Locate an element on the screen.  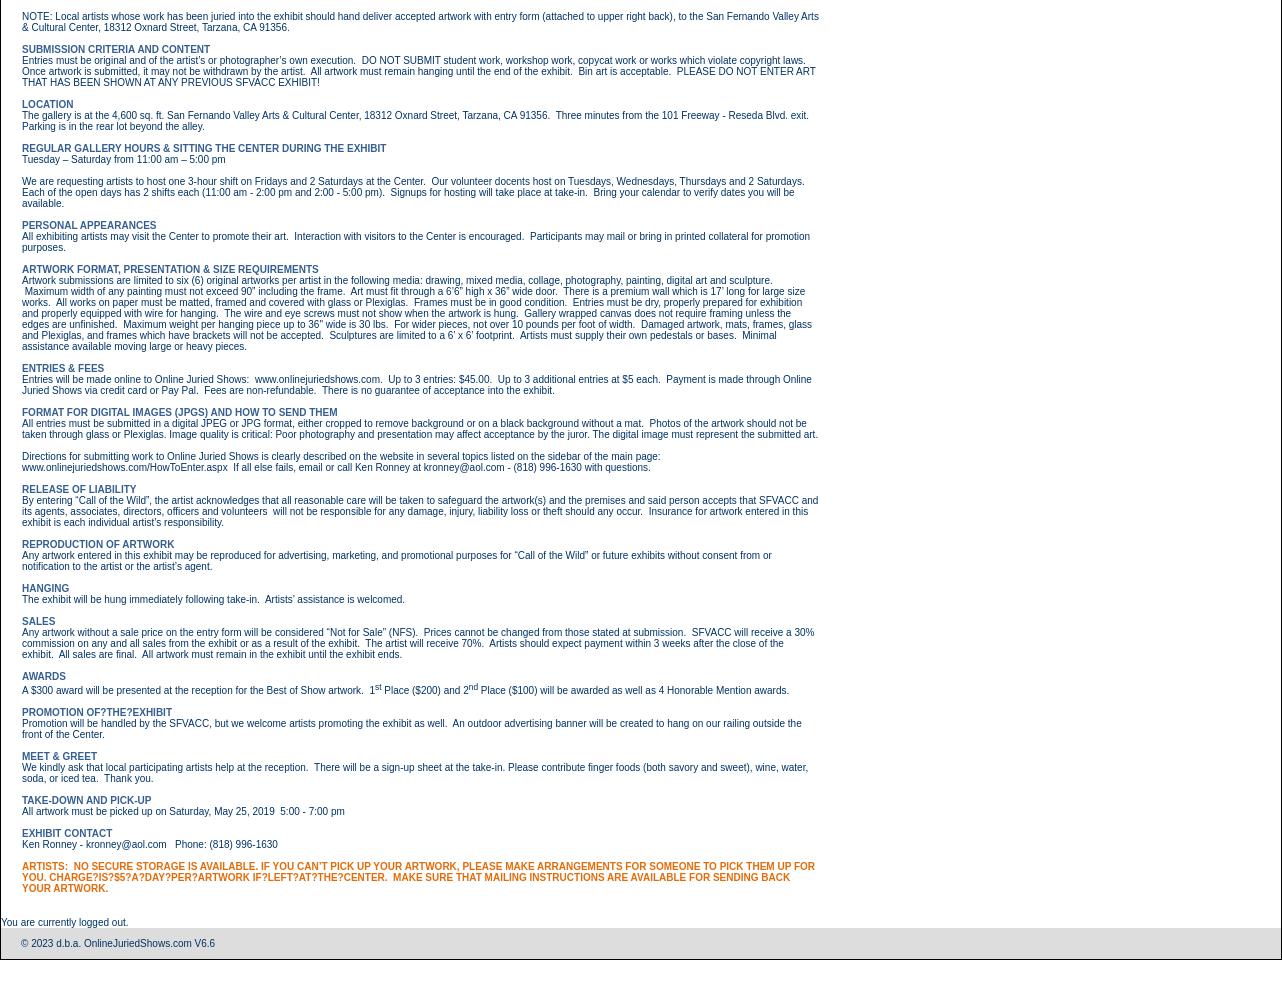
'5:00 - 7:00 pm' is located at coordinates (312, 810).